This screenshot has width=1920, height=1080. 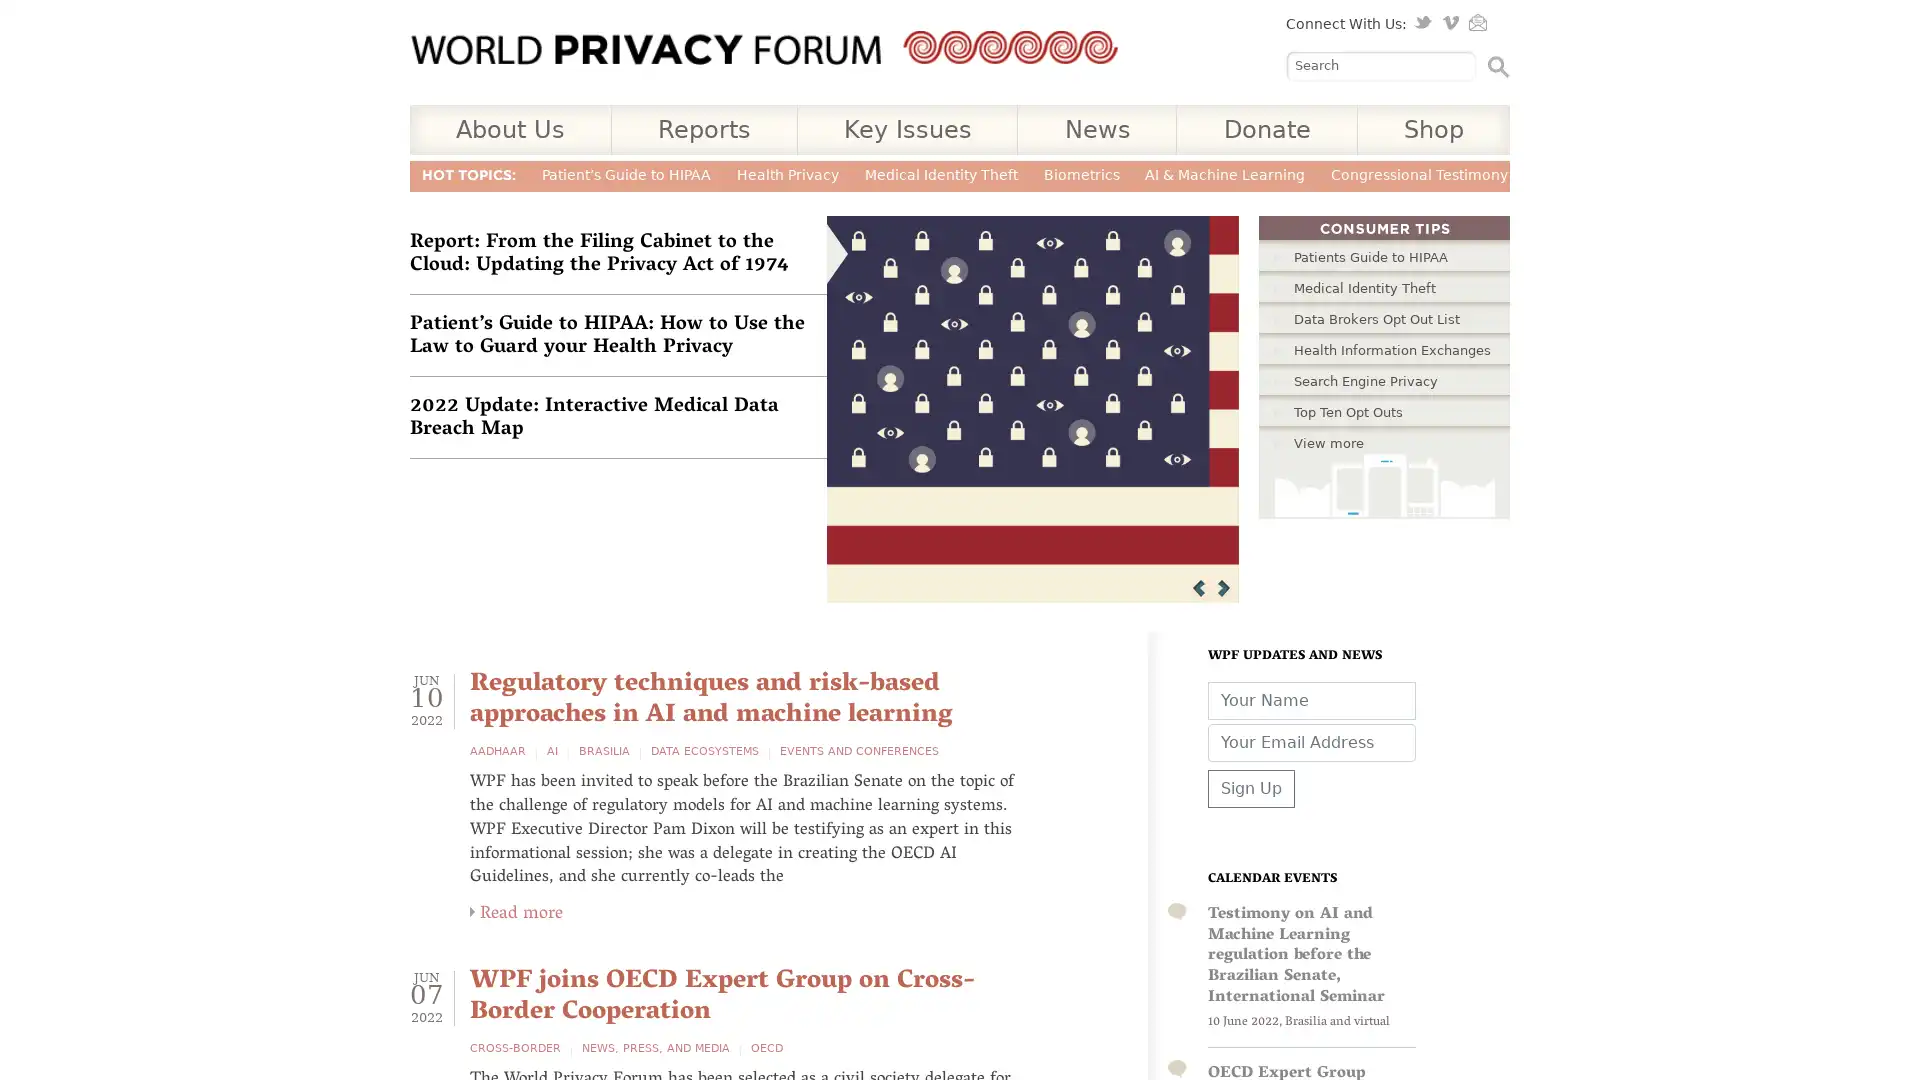 I want to click on Sign Up, so click(x=1250, y=786).